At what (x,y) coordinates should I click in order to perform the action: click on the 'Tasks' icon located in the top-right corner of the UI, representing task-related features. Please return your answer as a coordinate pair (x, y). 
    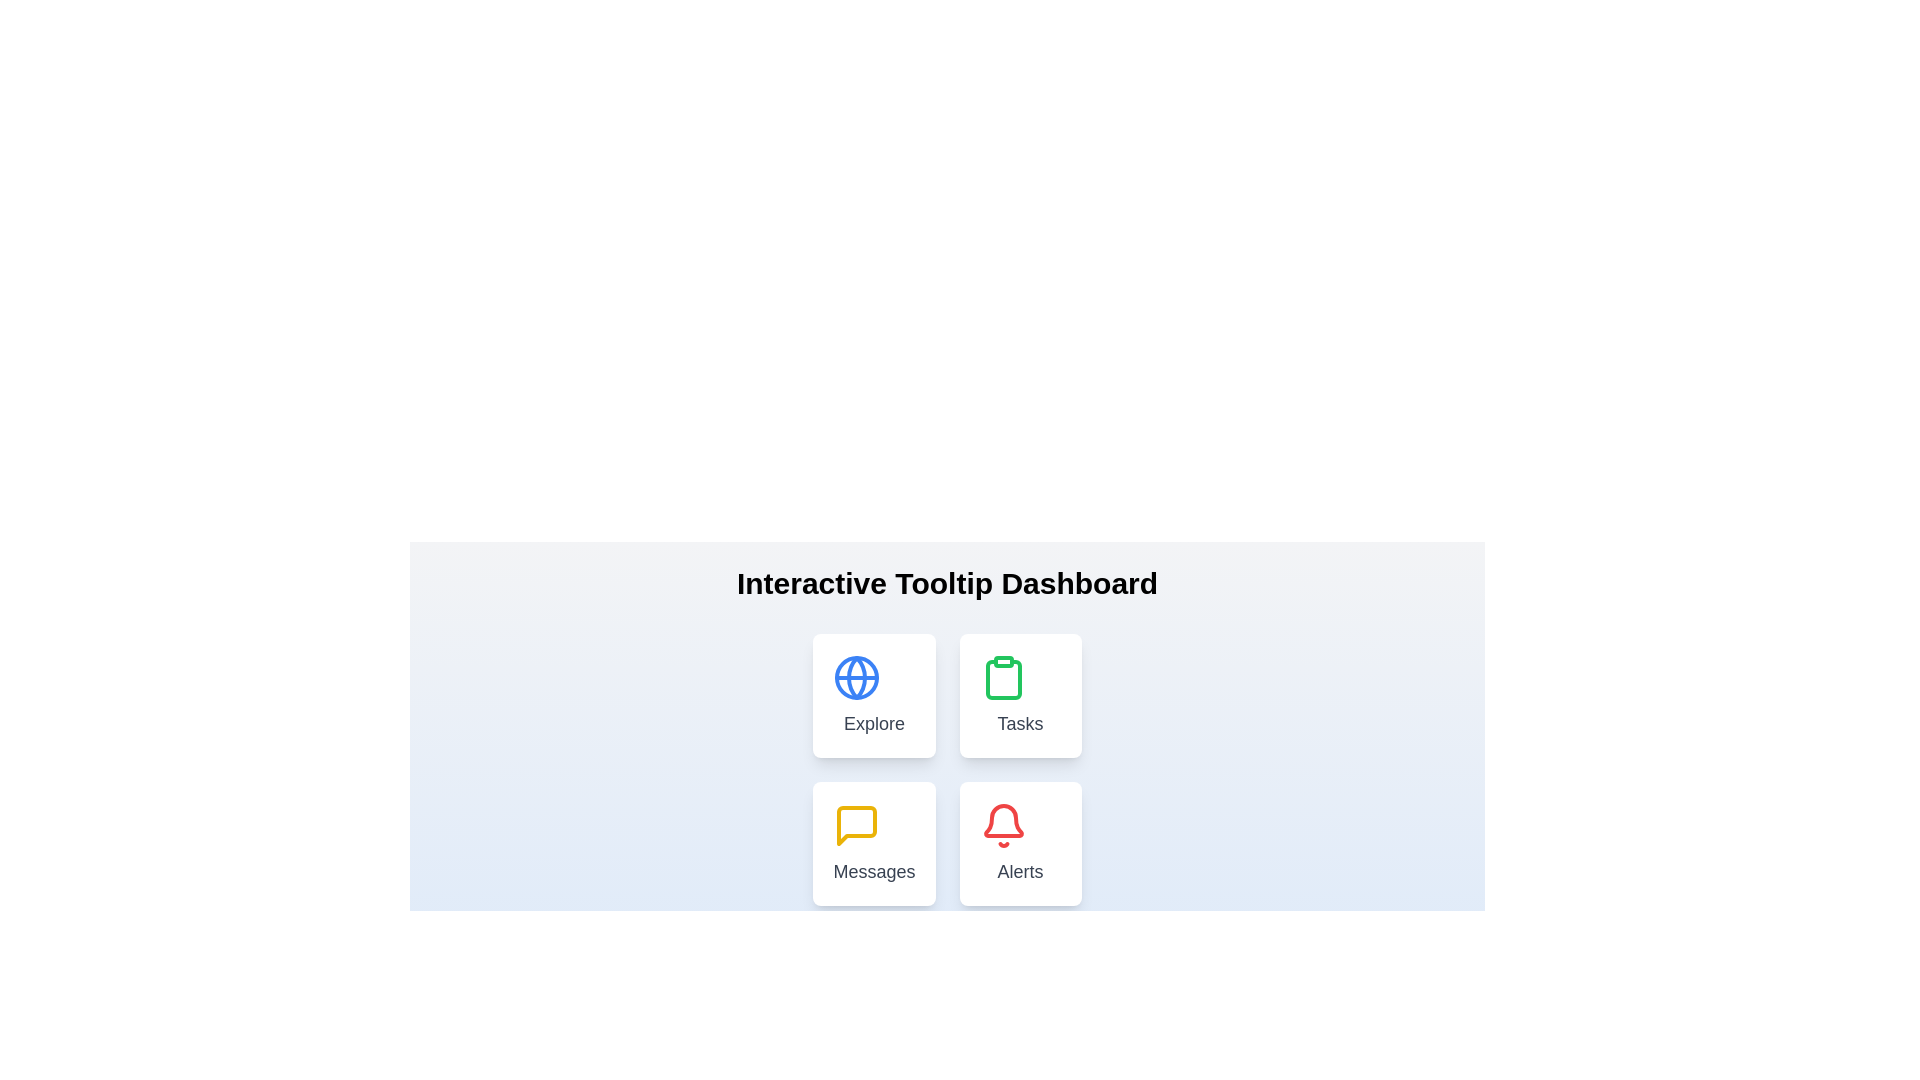
    Looking at the image, I should click on (1003, 677).